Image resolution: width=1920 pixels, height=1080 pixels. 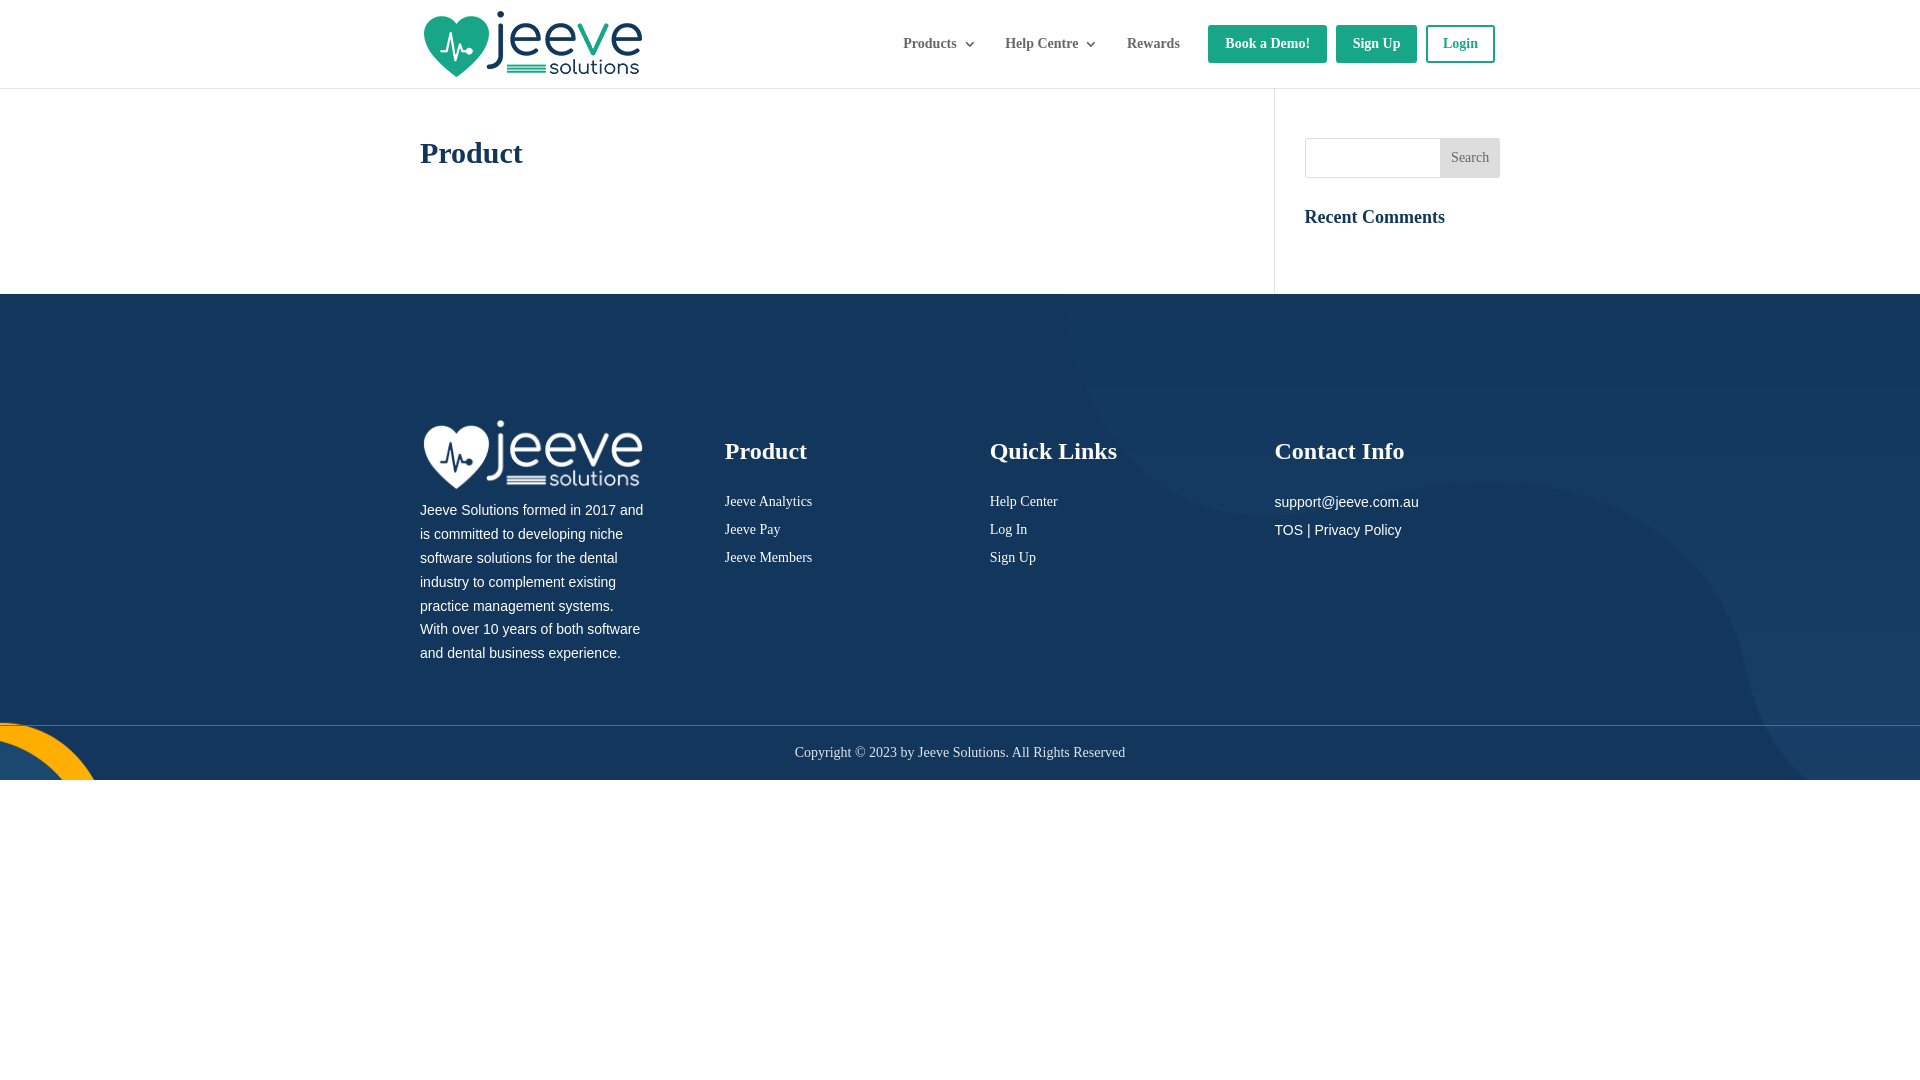 I want to click on 'Help Center', so click(x=1023, y=500).